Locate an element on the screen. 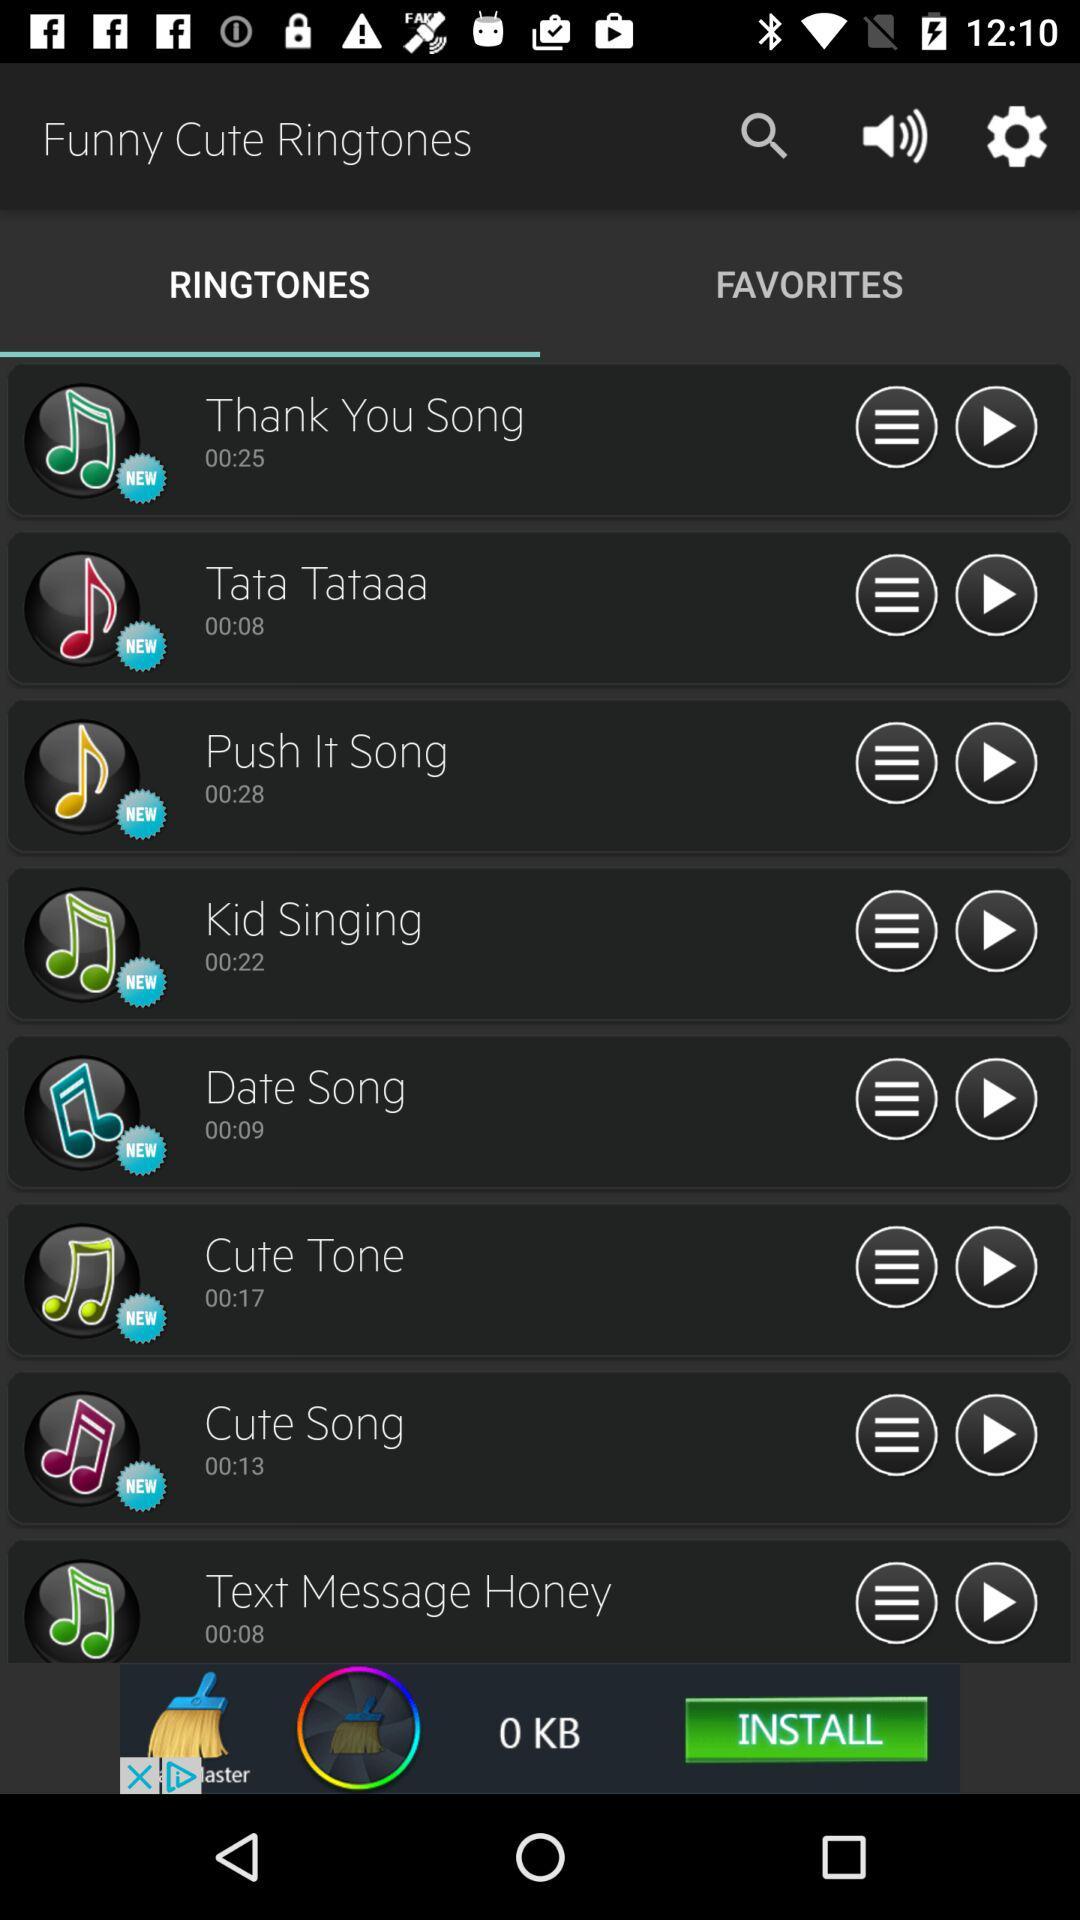 The image size is (1080, 1920). song is located at coordinates (80, 440).